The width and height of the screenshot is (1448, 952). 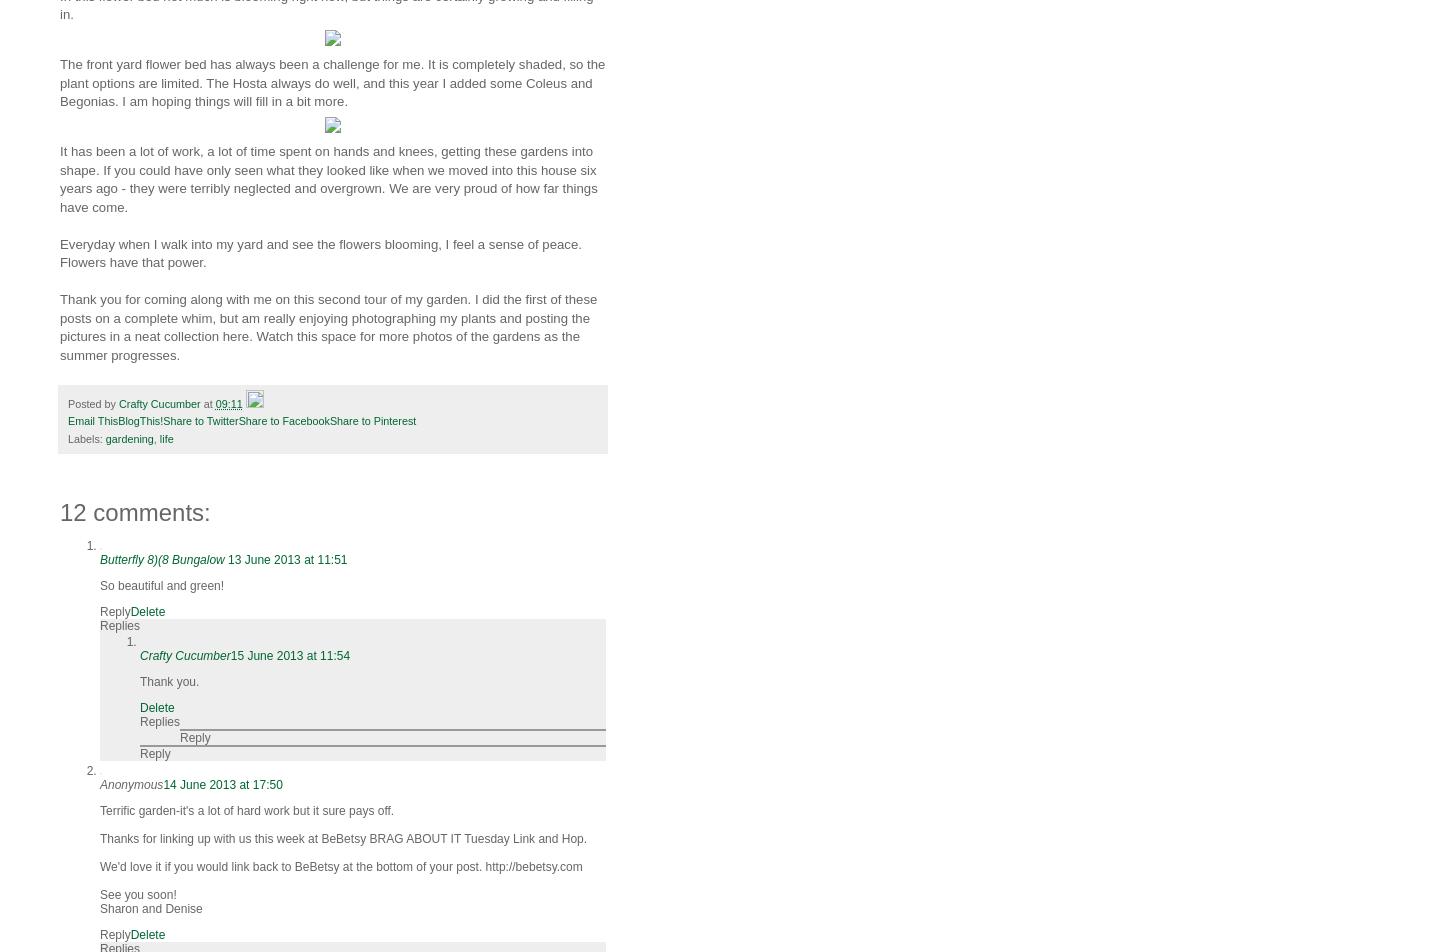 I want to click on 'Thank you.', so click(x=168, y=682).